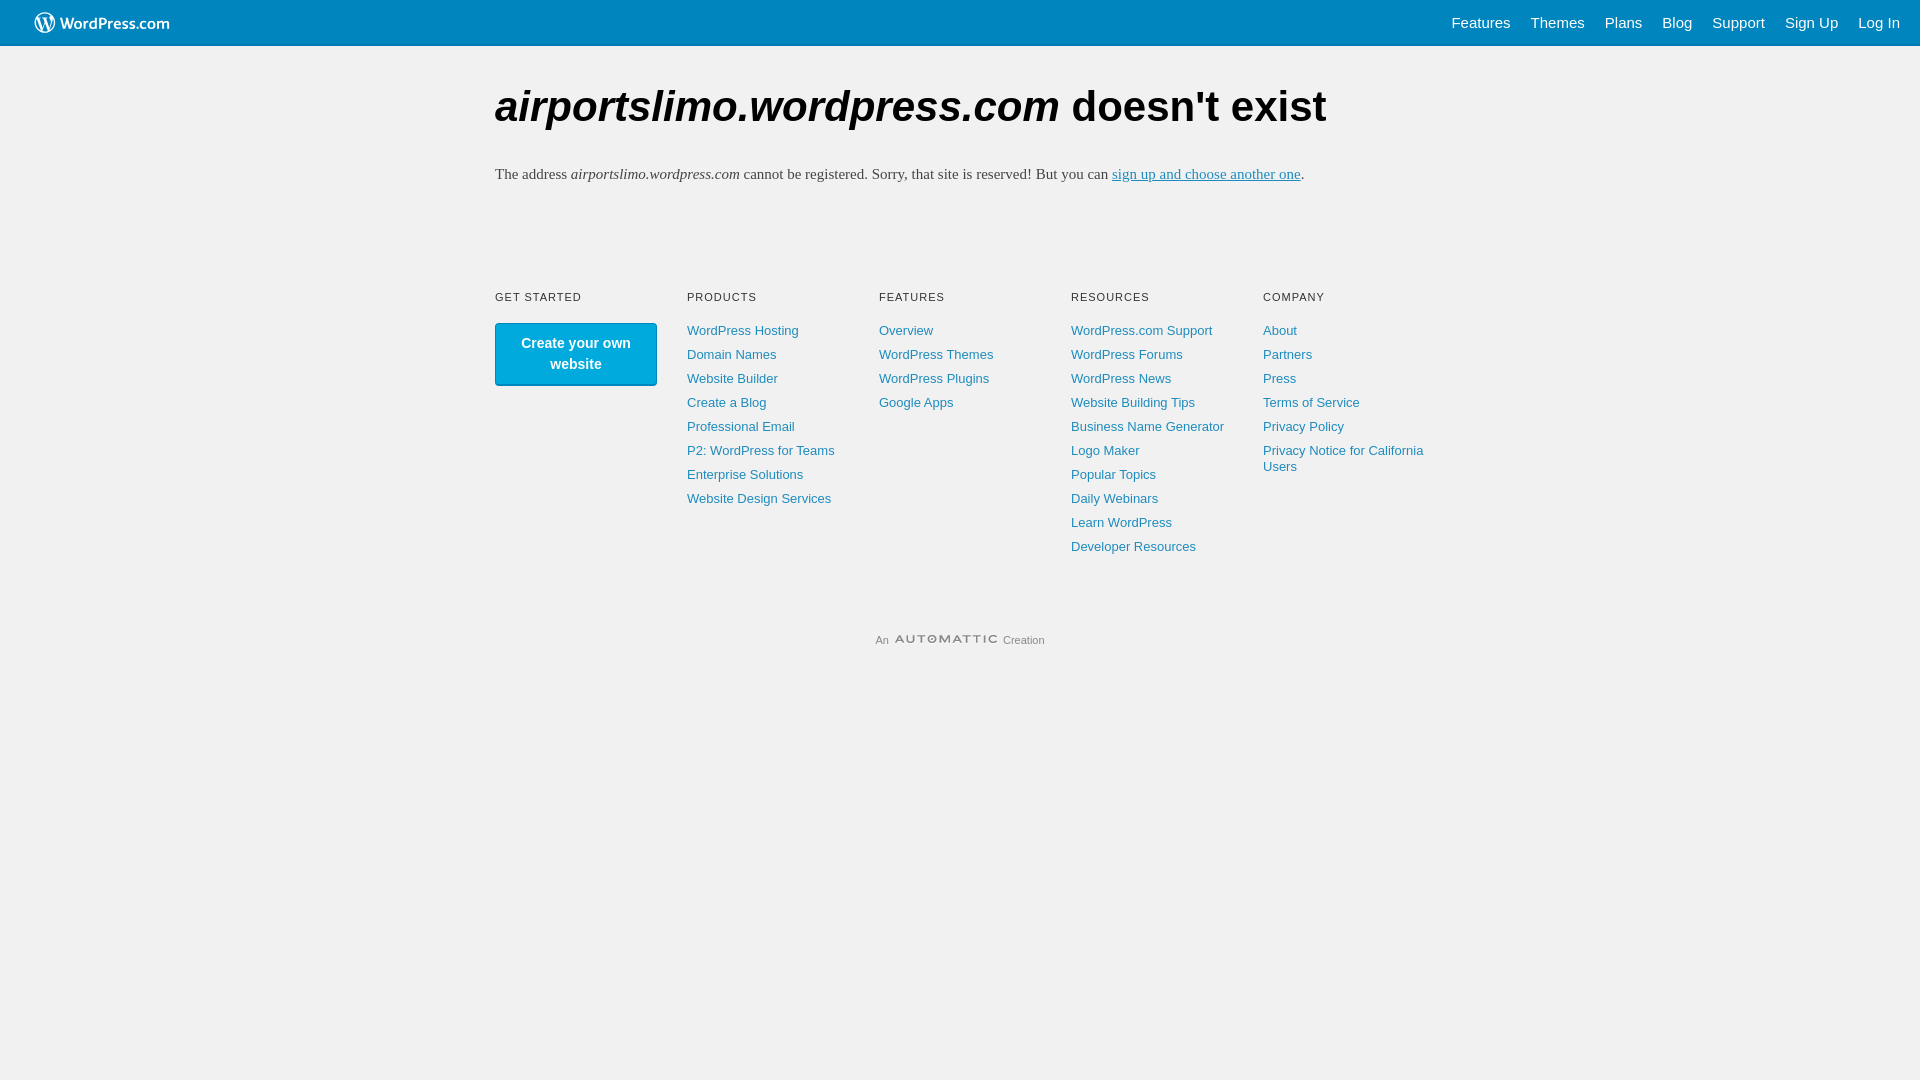 Image resolution: width=1920 pixels, height=1080 pixels. What do you see at coordinates (1280, 329) in the screenshot?
I see `'About'` at bounding box center [1280, 329].